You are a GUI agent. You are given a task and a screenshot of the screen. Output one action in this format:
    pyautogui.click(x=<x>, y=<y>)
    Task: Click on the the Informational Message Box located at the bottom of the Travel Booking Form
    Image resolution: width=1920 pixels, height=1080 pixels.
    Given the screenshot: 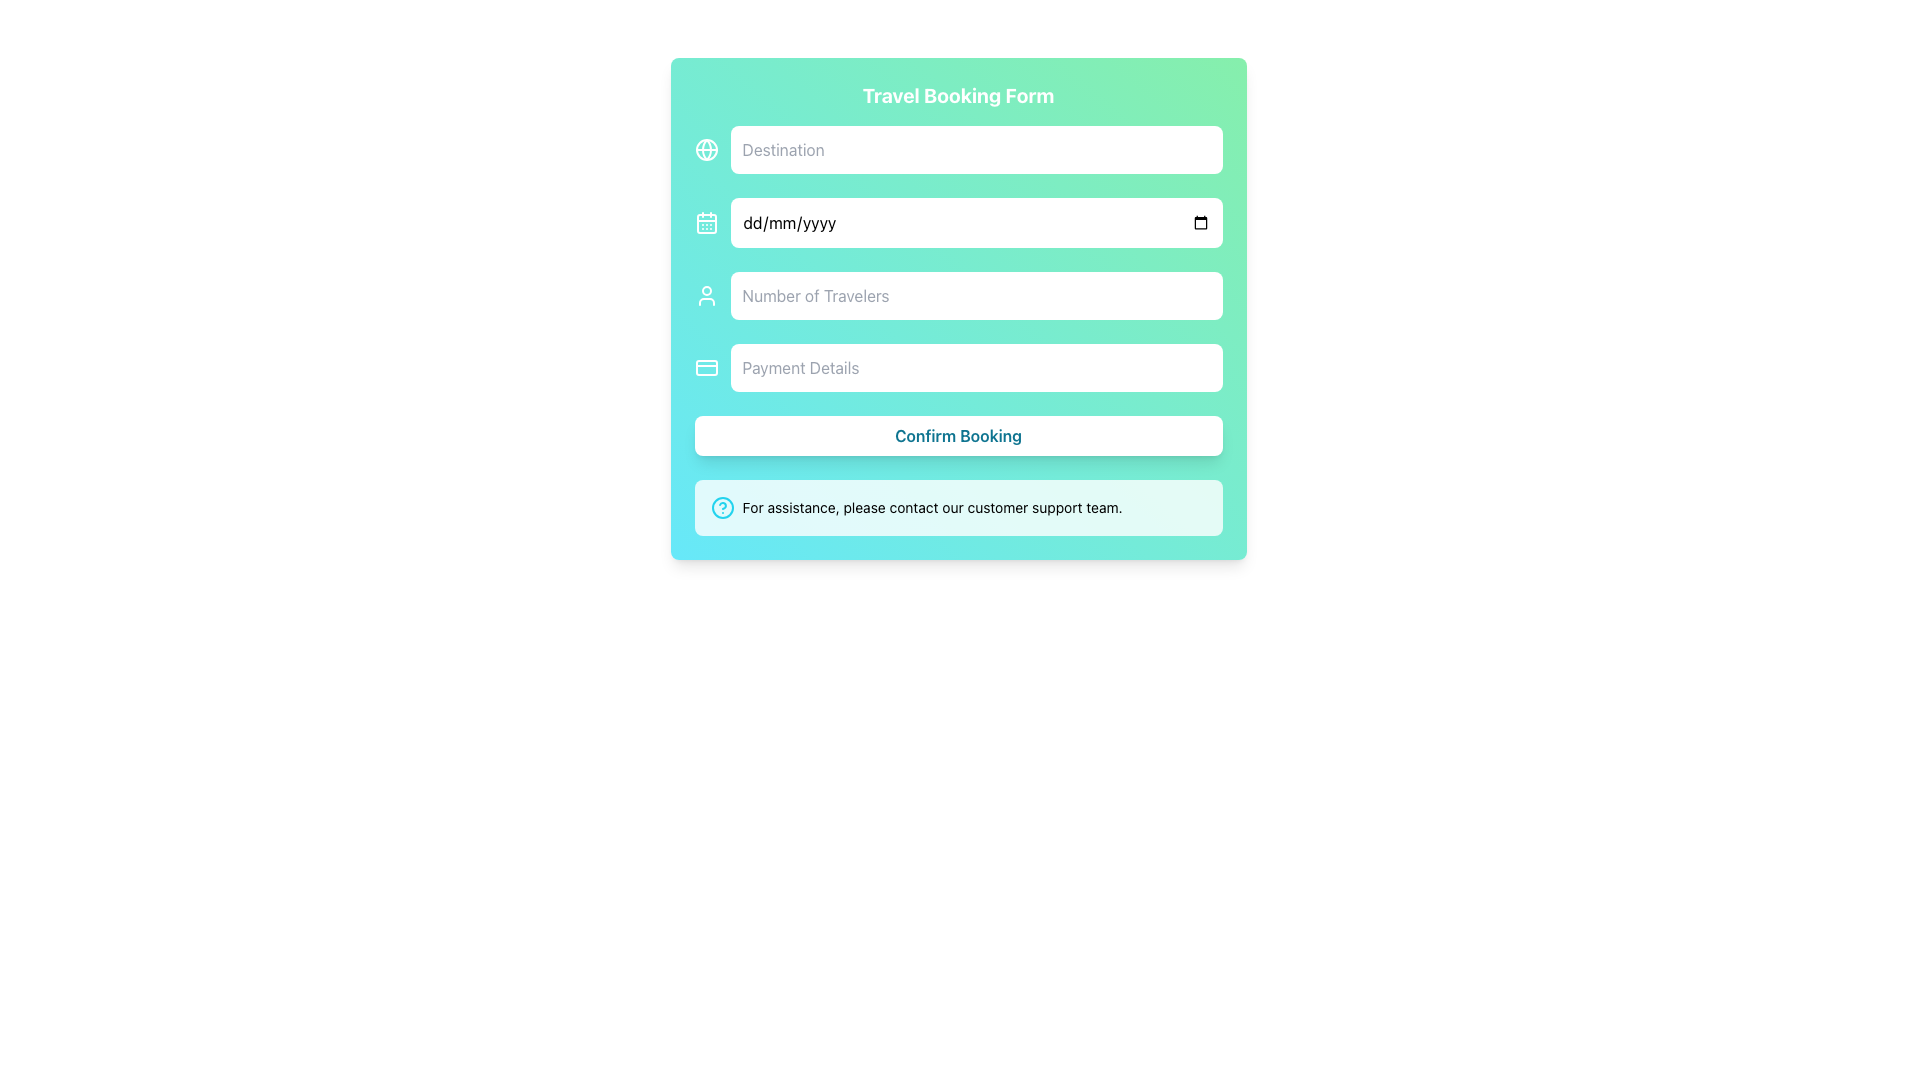 What is the action you would take?
    pyautogui.click(x=957, y=507)
    